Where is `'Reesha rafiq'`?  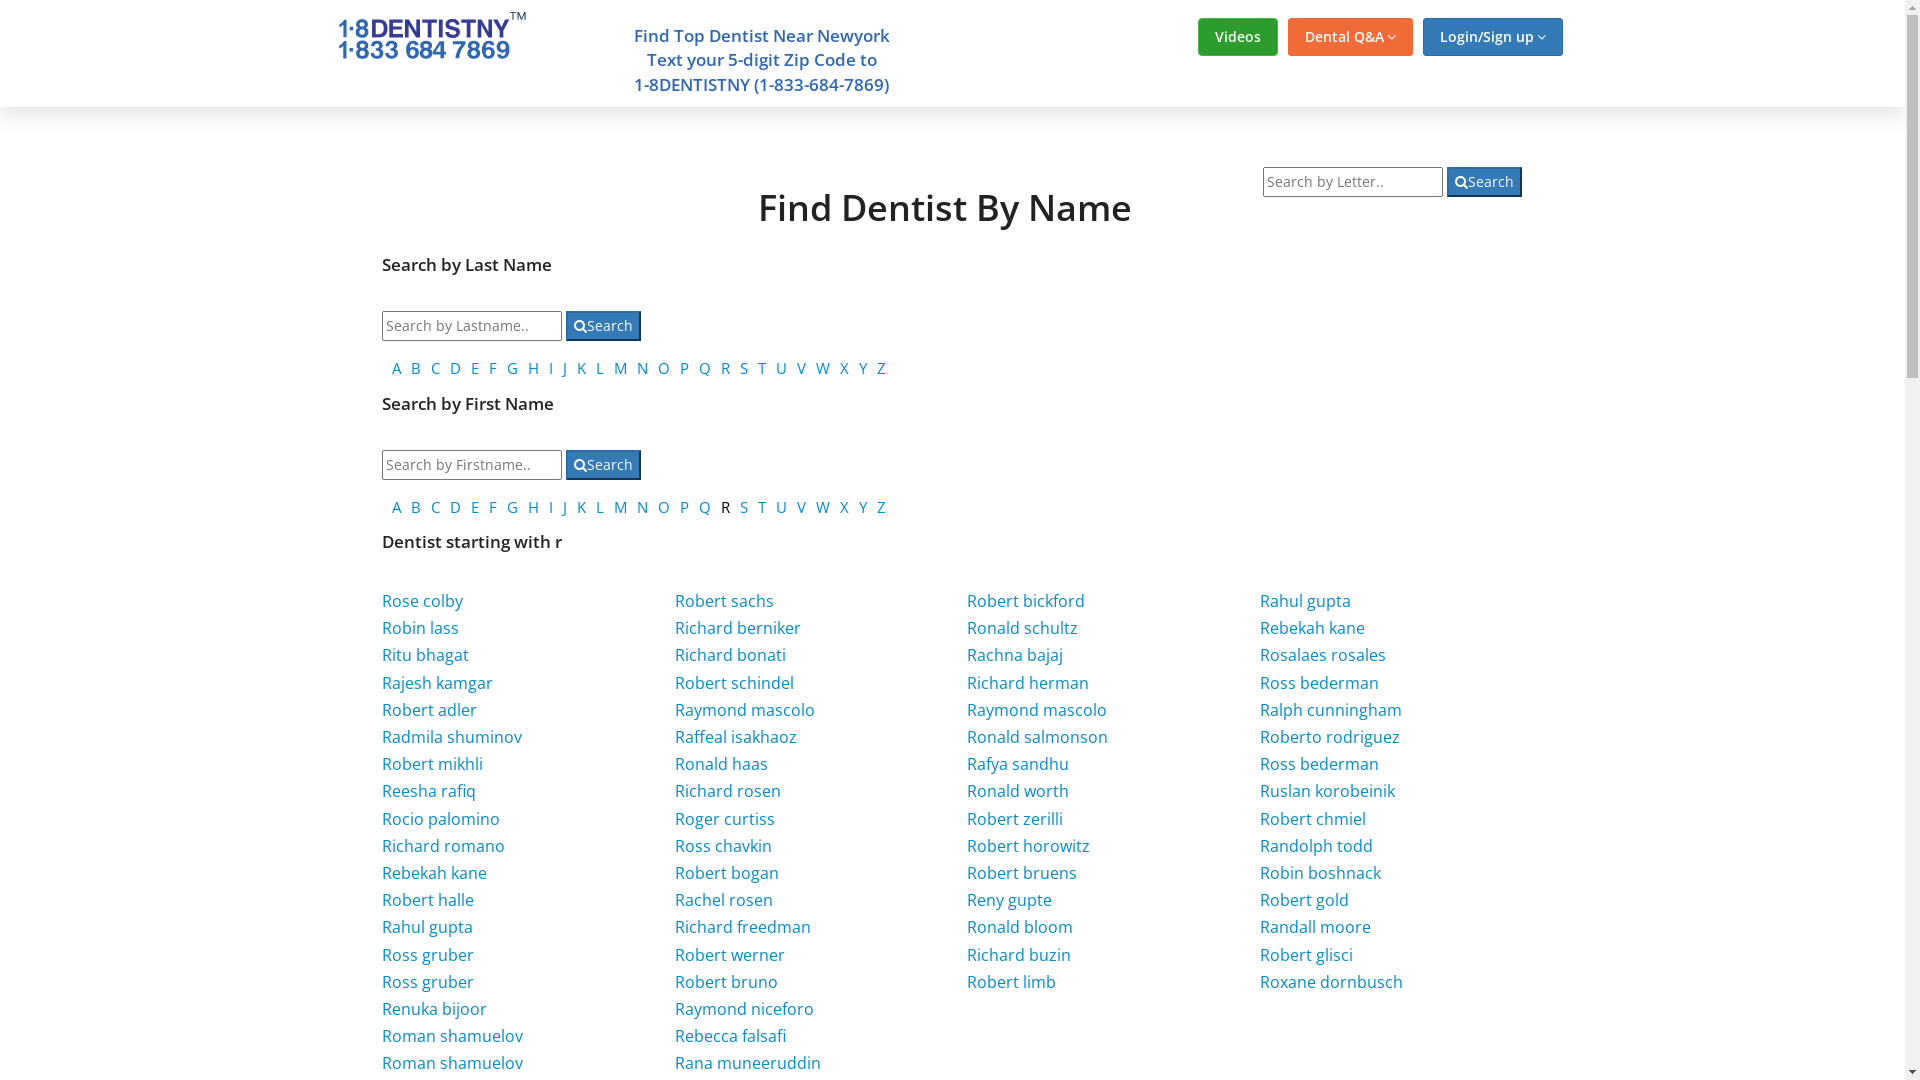 'Reesha rafiq' is located at coordinates (427, 789).